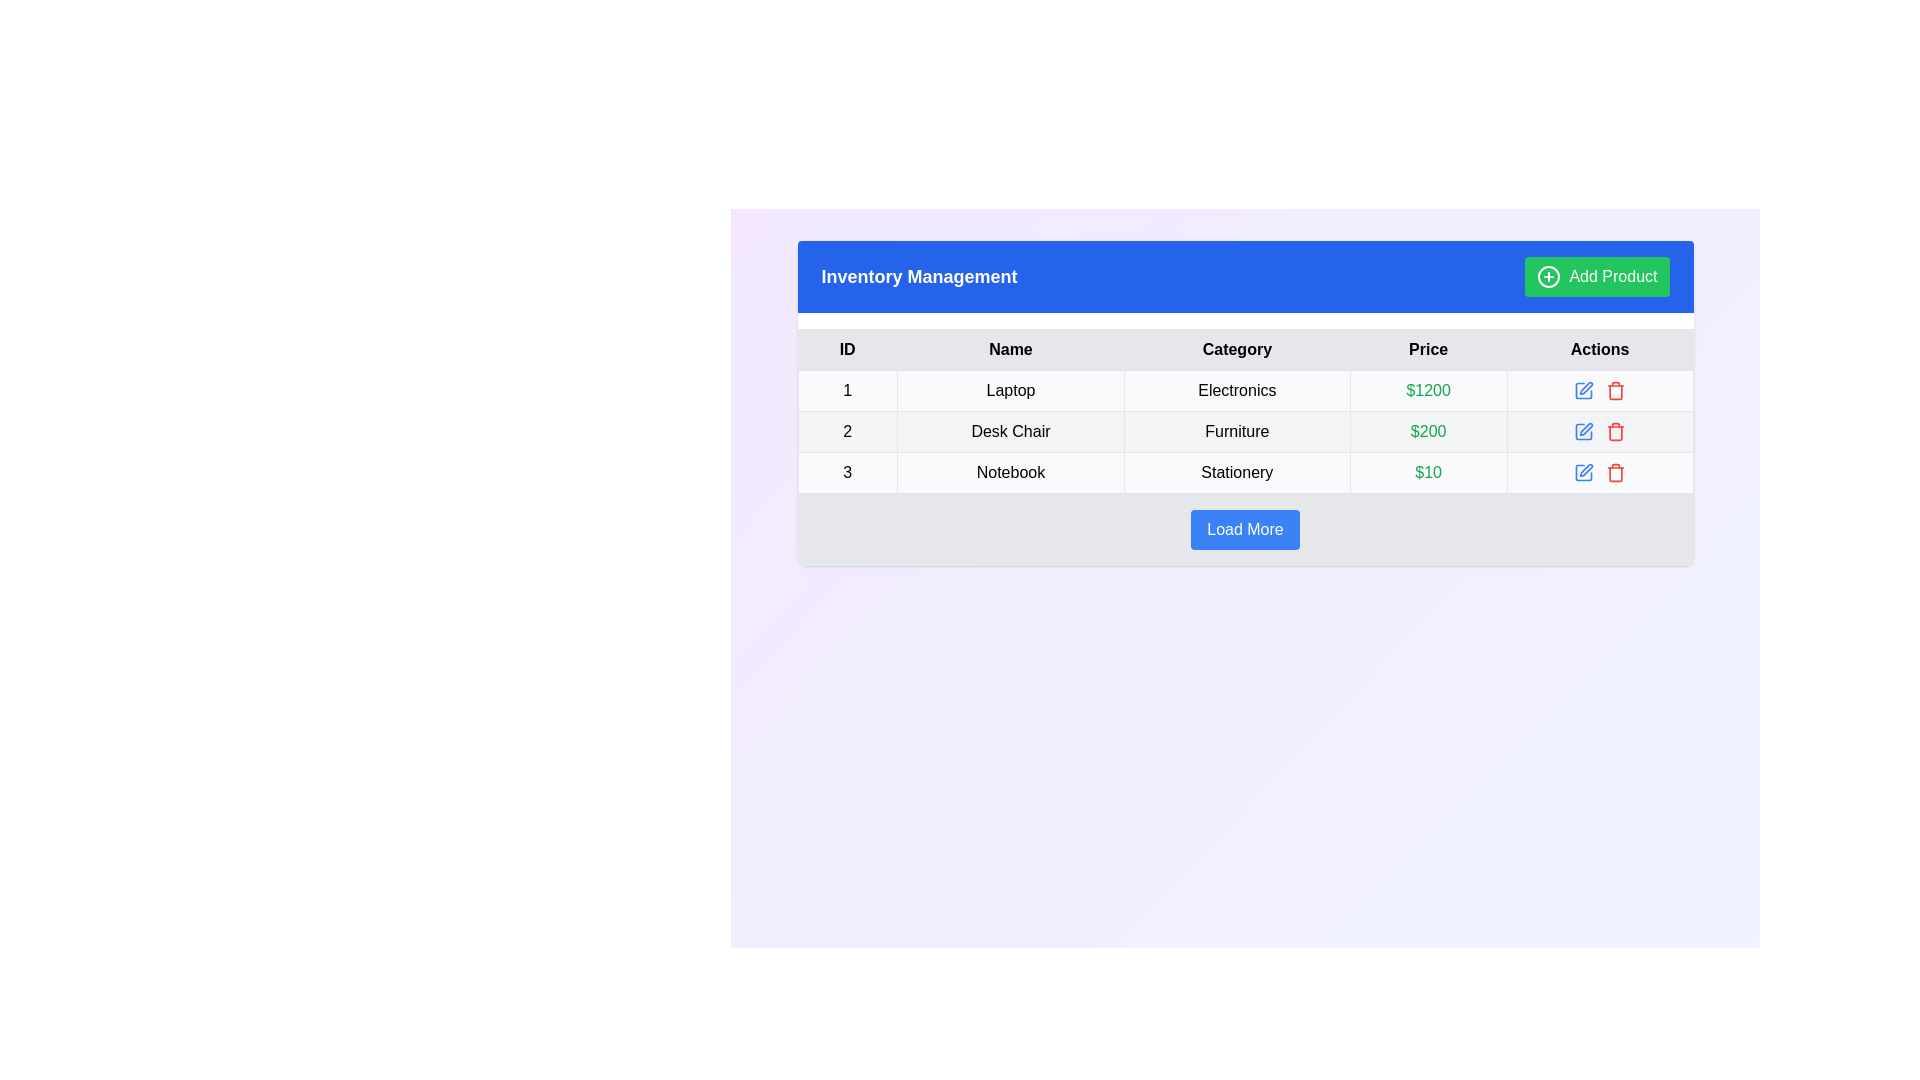 The width and height of the screenshot is (1920, 1080). Describe the element at coordinates (1616, 474) in the screenshot. I see `the trash bin icon button in the Actions column of the third row` at that location.